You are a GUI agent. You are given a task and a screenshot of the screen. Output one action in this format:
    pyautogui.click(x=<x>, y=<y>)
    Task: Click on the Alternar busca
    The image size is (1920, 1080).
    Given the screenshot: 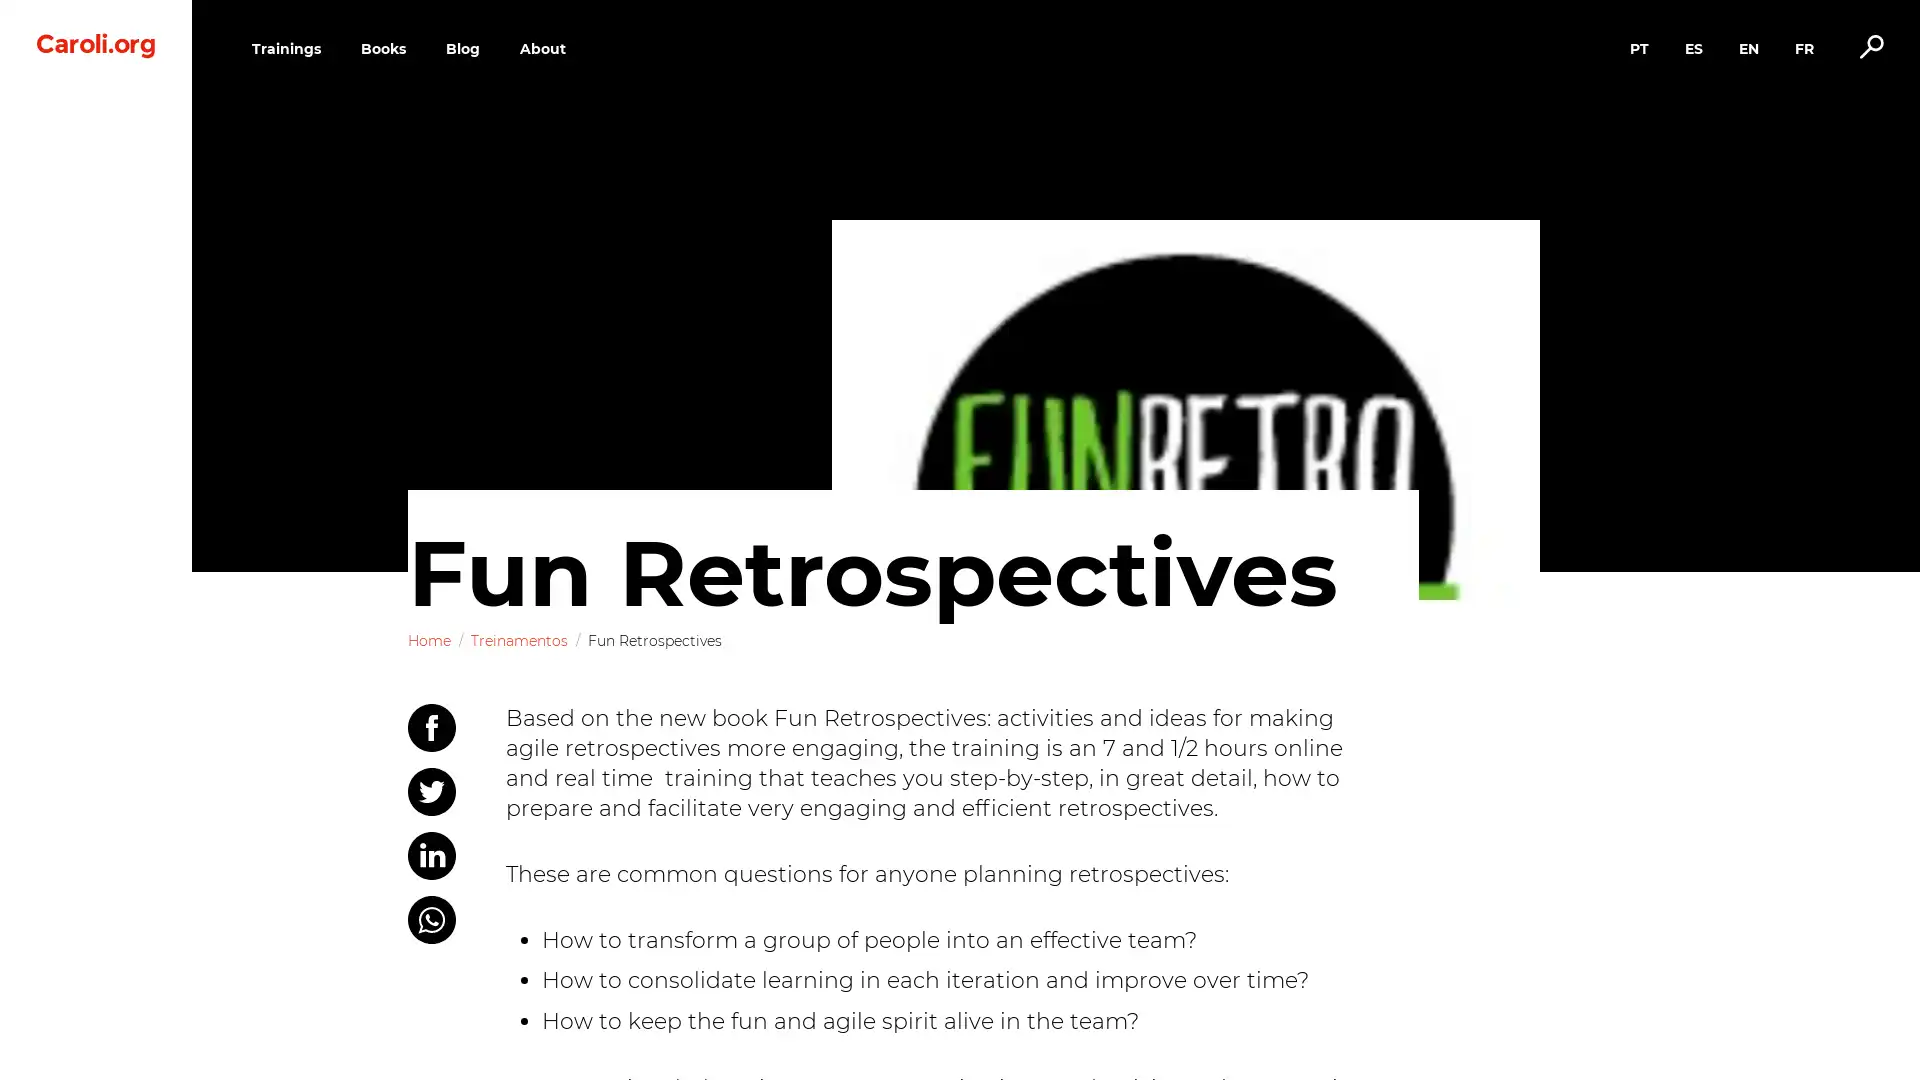 What is the action you would take?
    pyautogui.click(x=1867, y=45)
    